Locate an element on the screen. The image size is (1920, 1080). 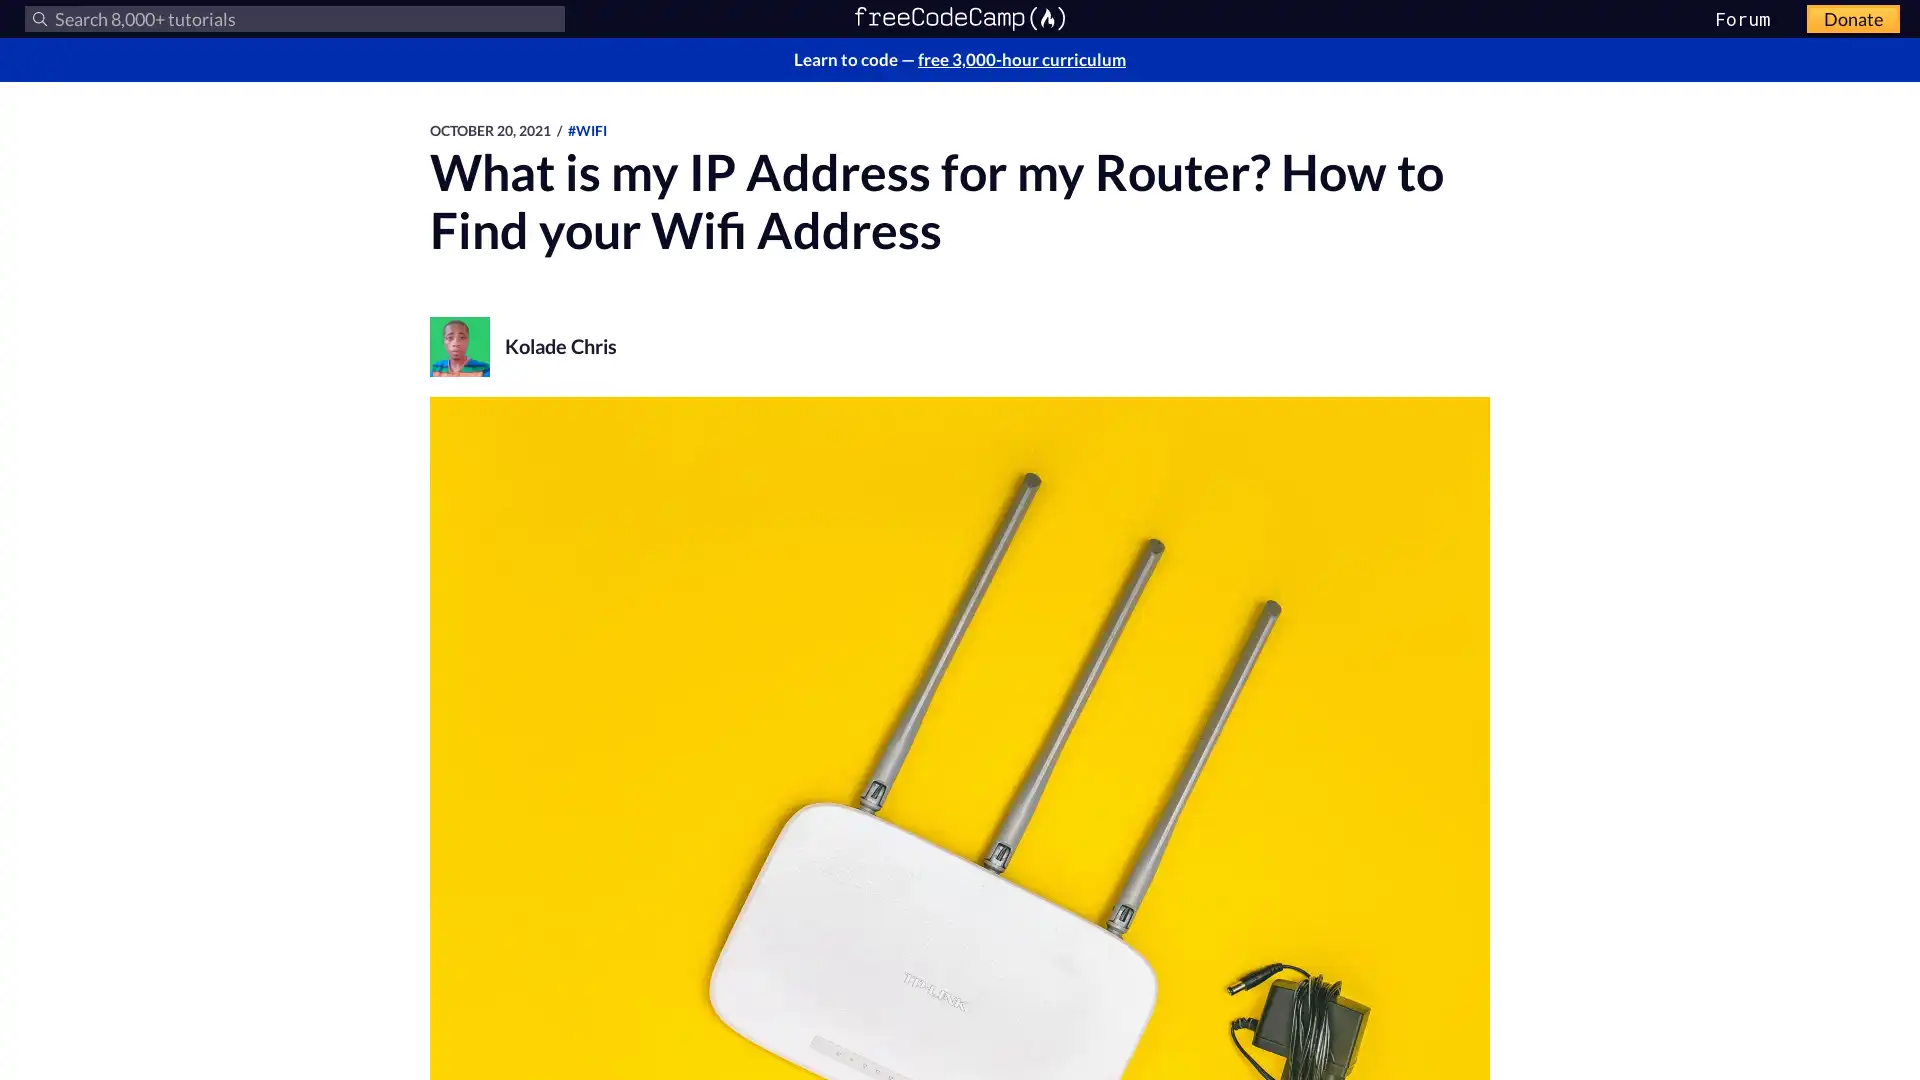
Submit your search query is located at coordinates (39, 19).